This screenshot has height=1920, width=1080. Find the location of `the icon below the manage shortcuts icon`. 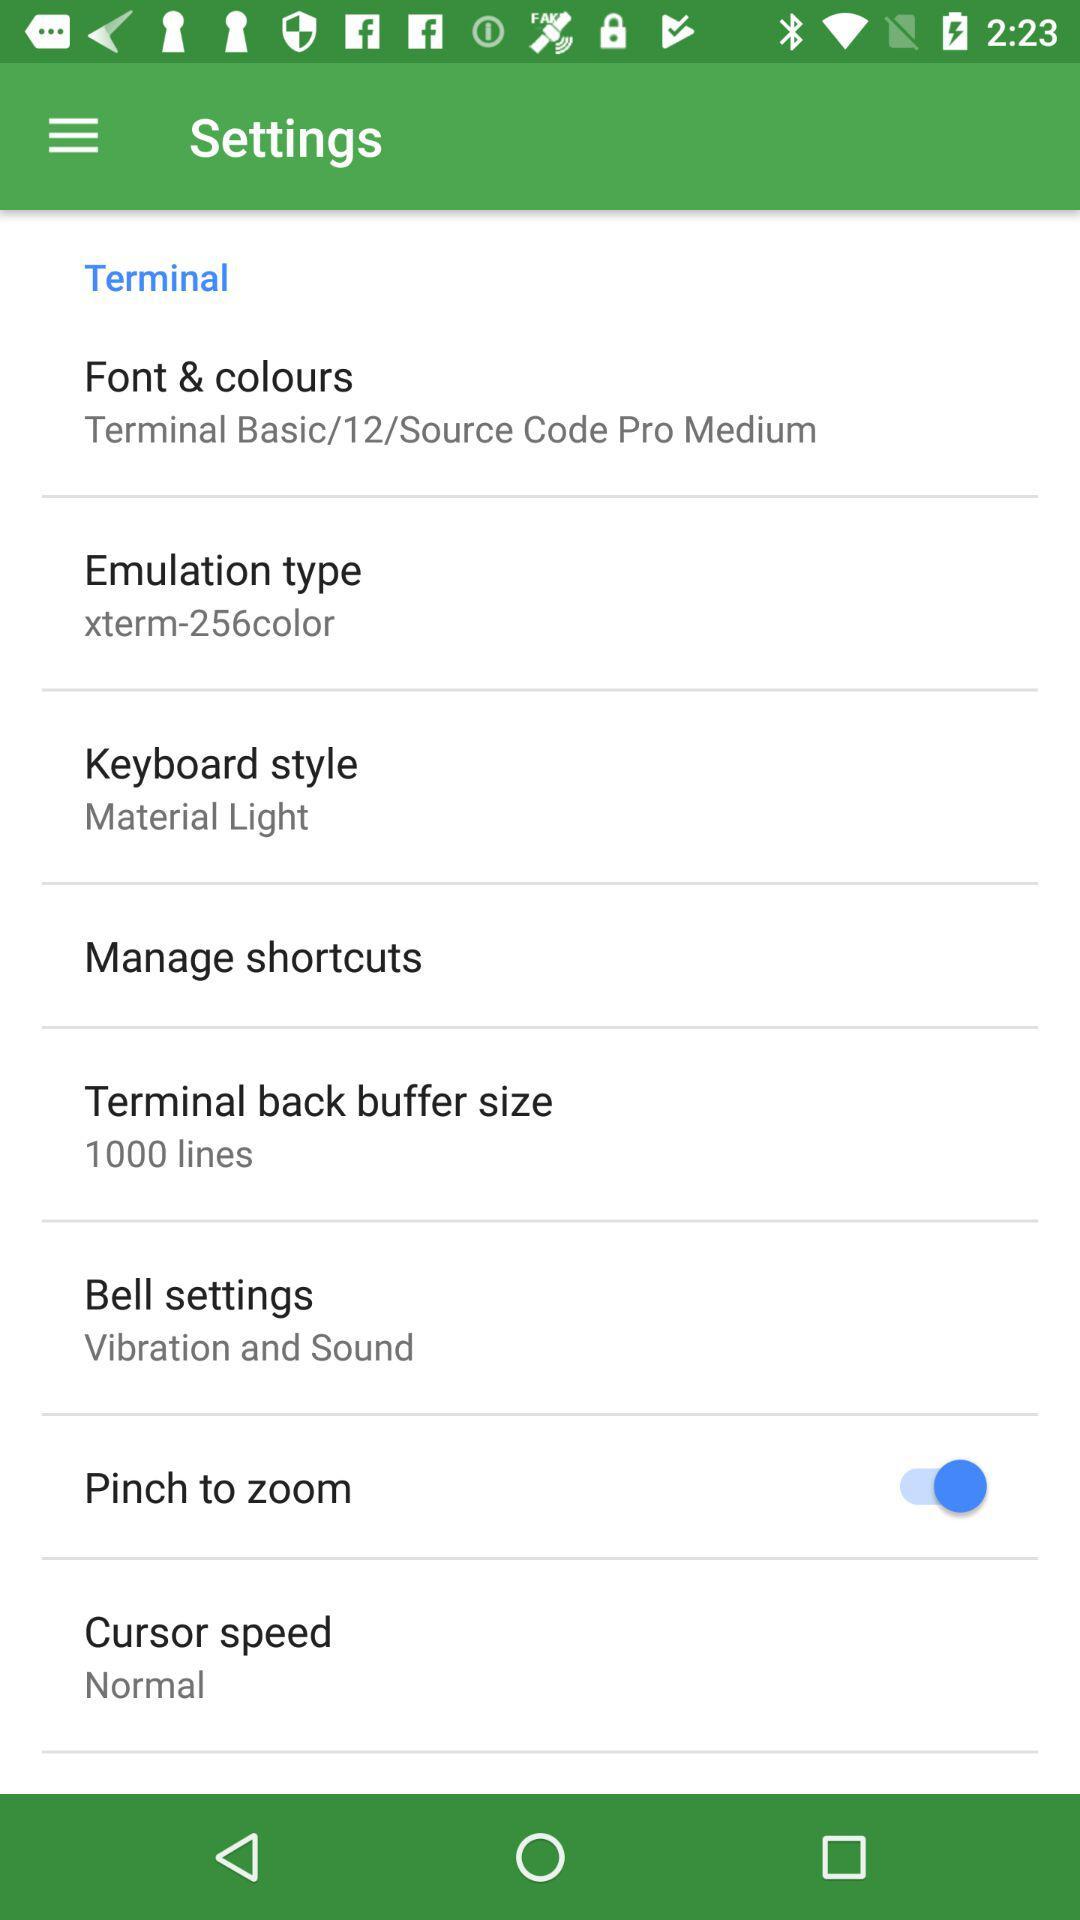

the icon below the manage shortcuts icon is located at coordinates (317, 1098).